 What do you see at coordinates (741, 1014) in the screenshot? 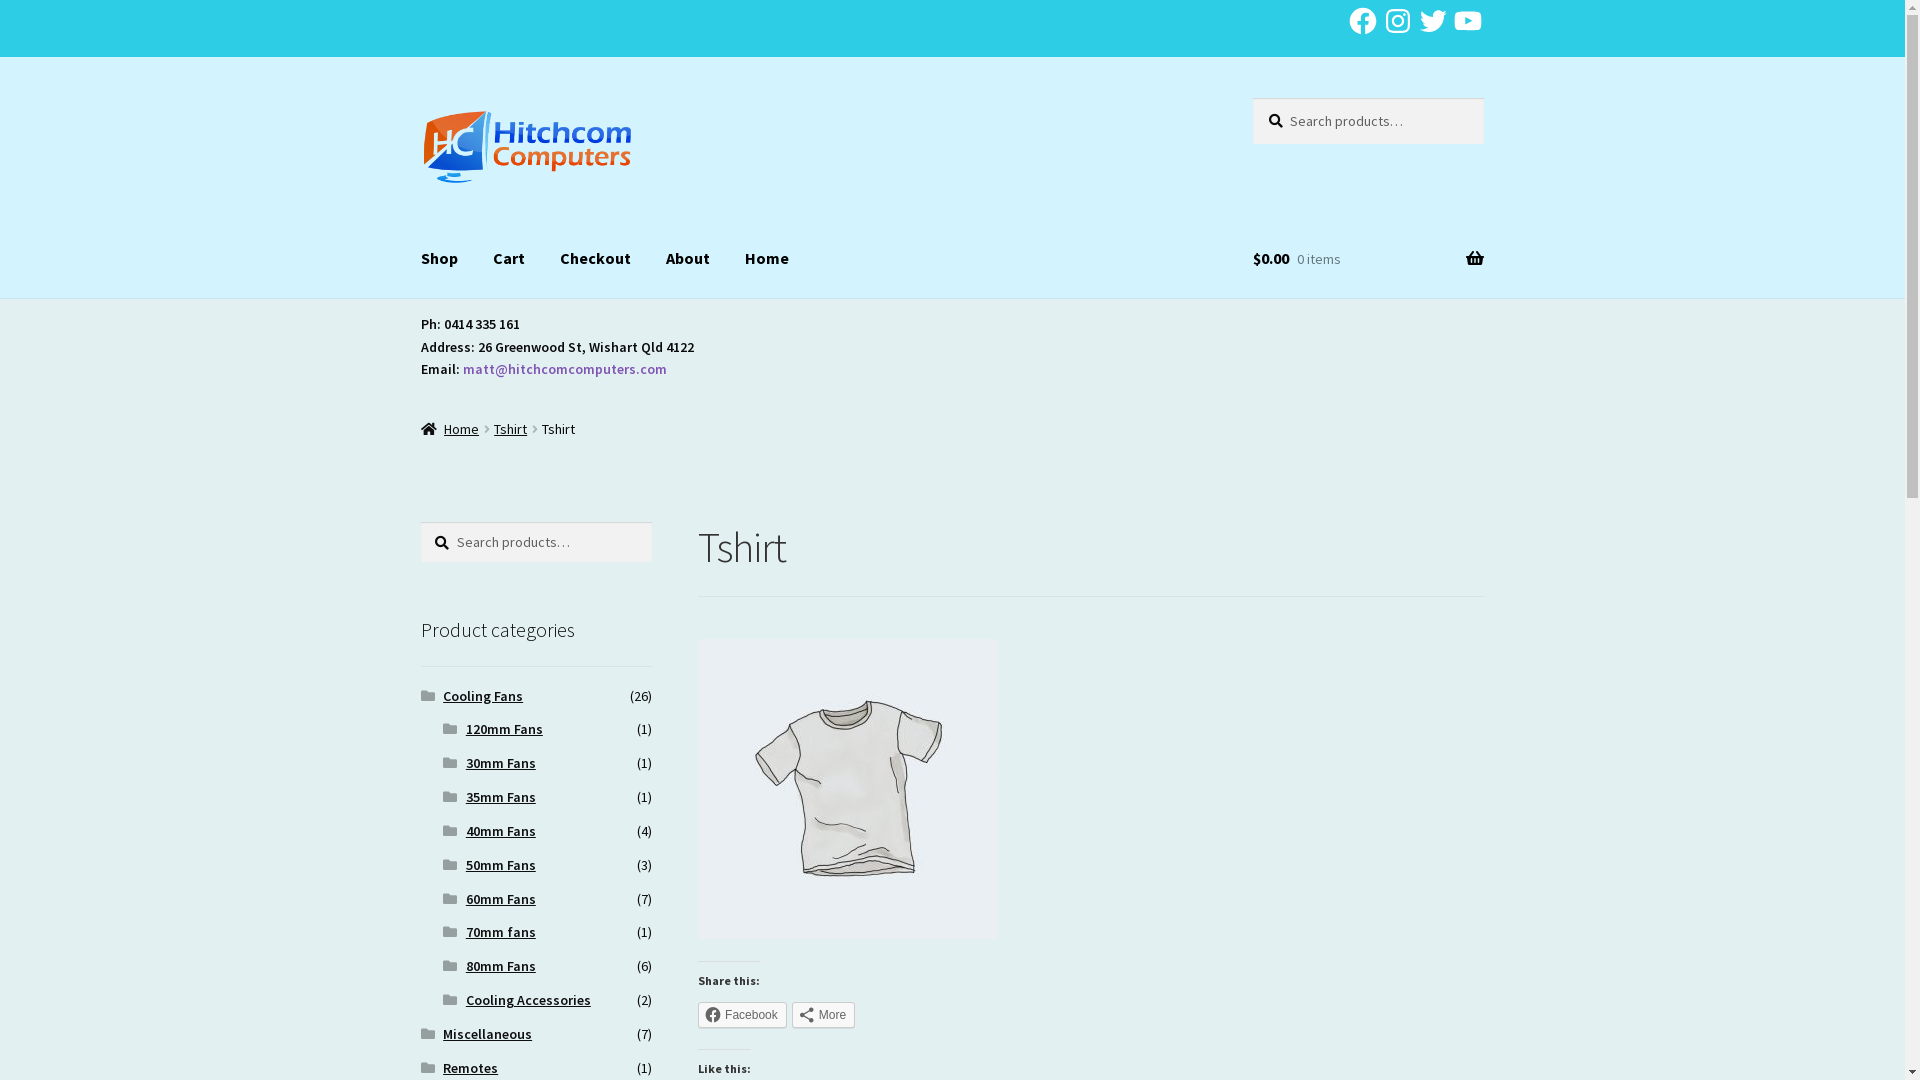
I see `'Facebook'` at bounding box center [741, 1014].